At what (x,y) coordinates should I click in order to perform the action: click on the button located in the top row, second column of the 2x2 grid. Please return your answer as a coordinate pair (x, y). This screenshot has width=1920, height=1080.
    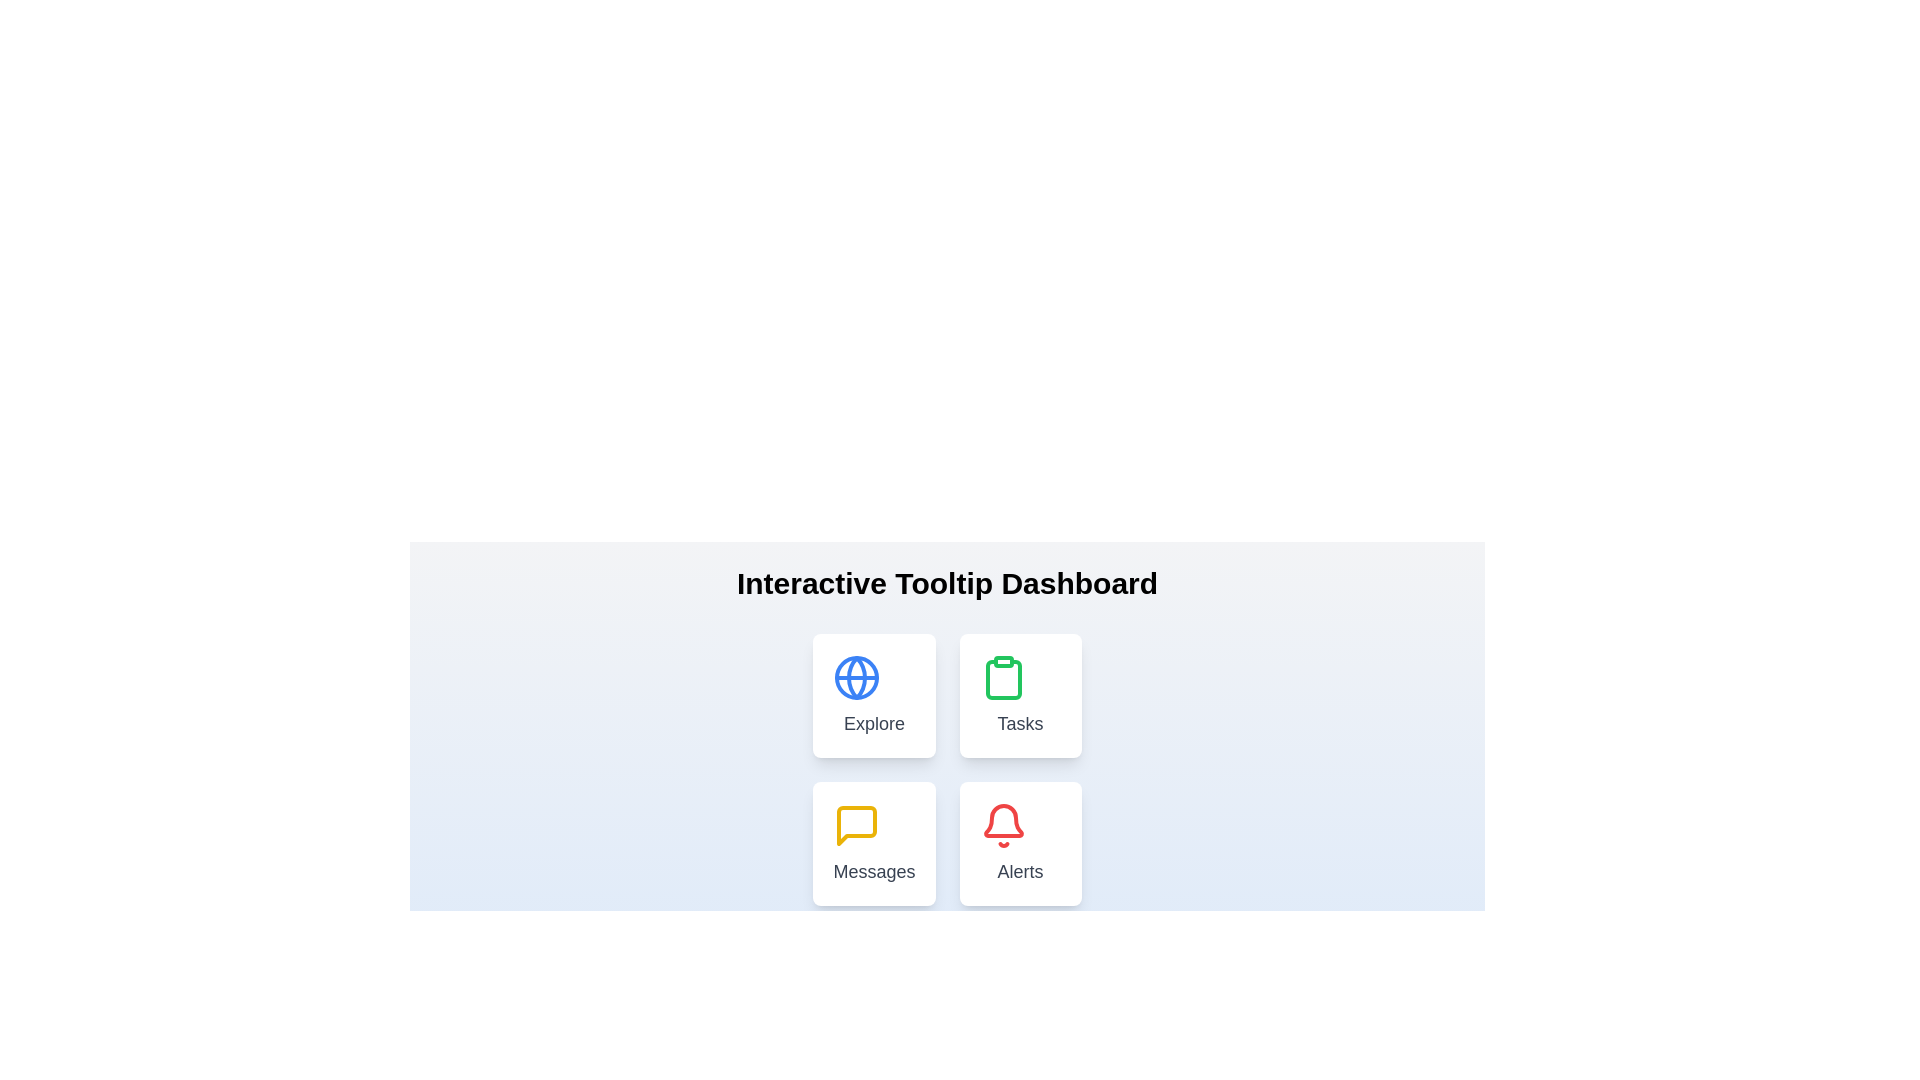
    Looking at the image, I should click on (1020, 694).